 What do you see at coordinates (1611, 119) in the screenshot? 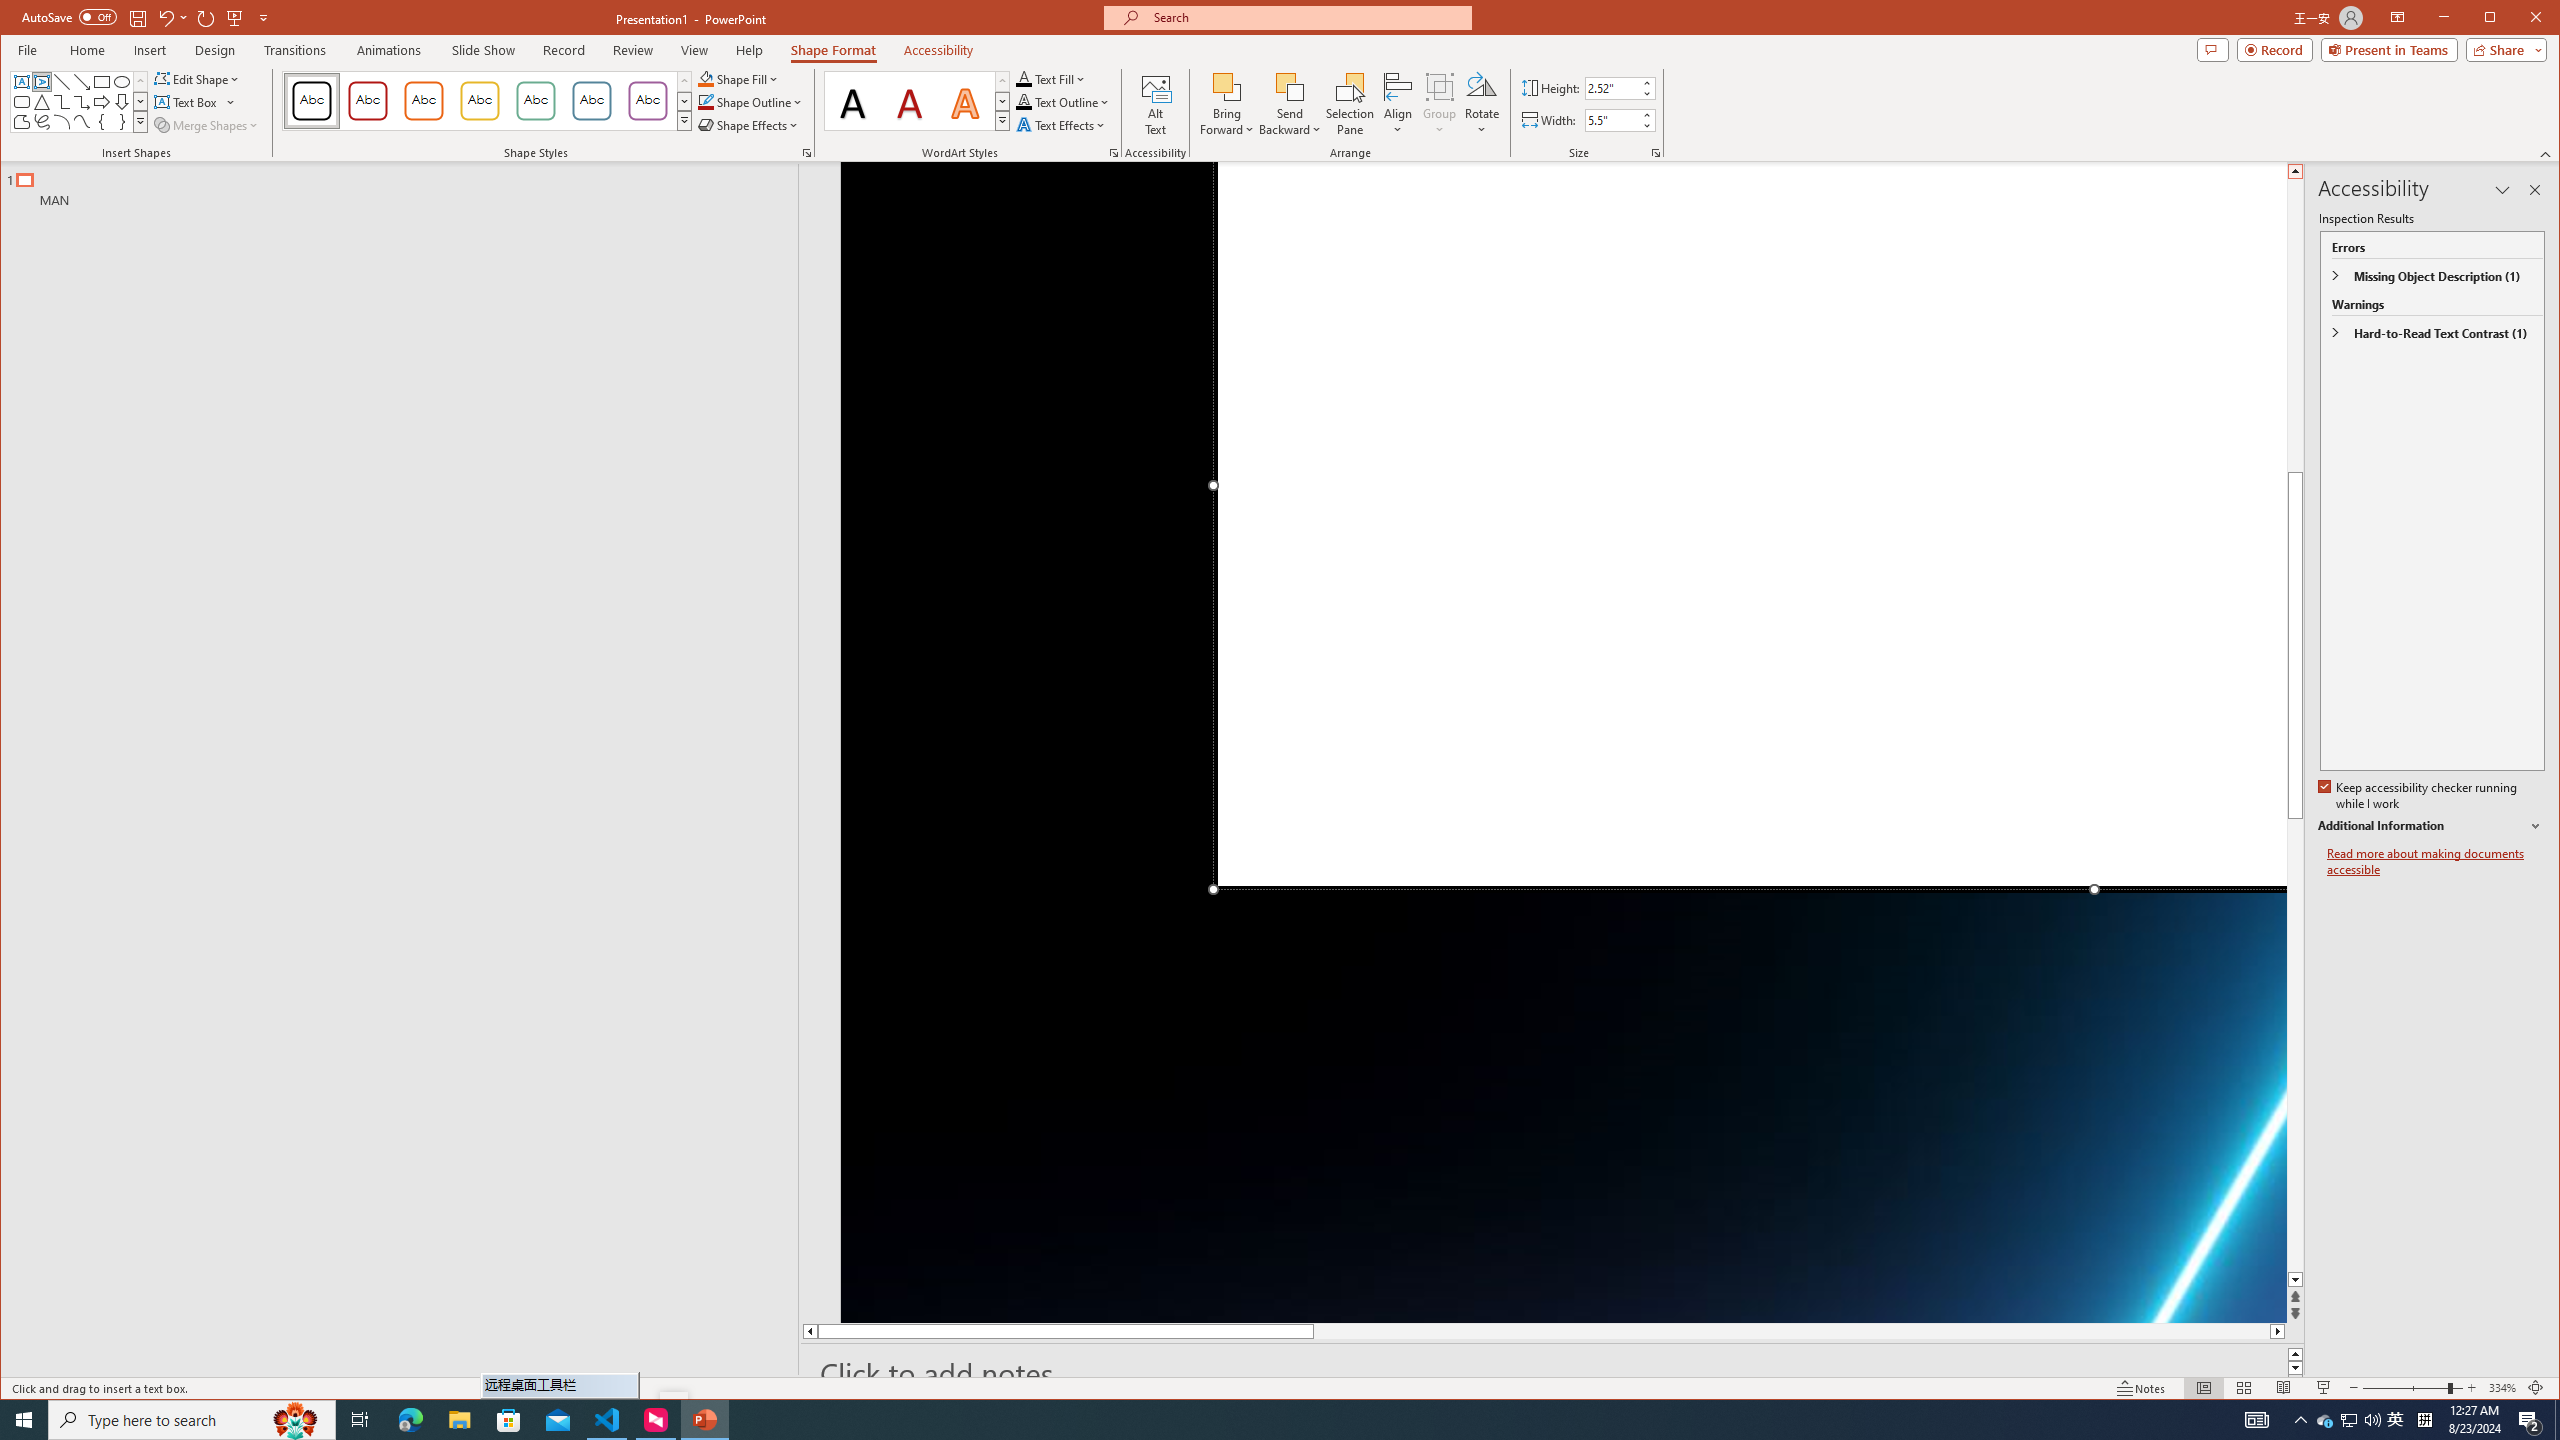
I see `'Shape Width'` at bounding box center [1611, 119].